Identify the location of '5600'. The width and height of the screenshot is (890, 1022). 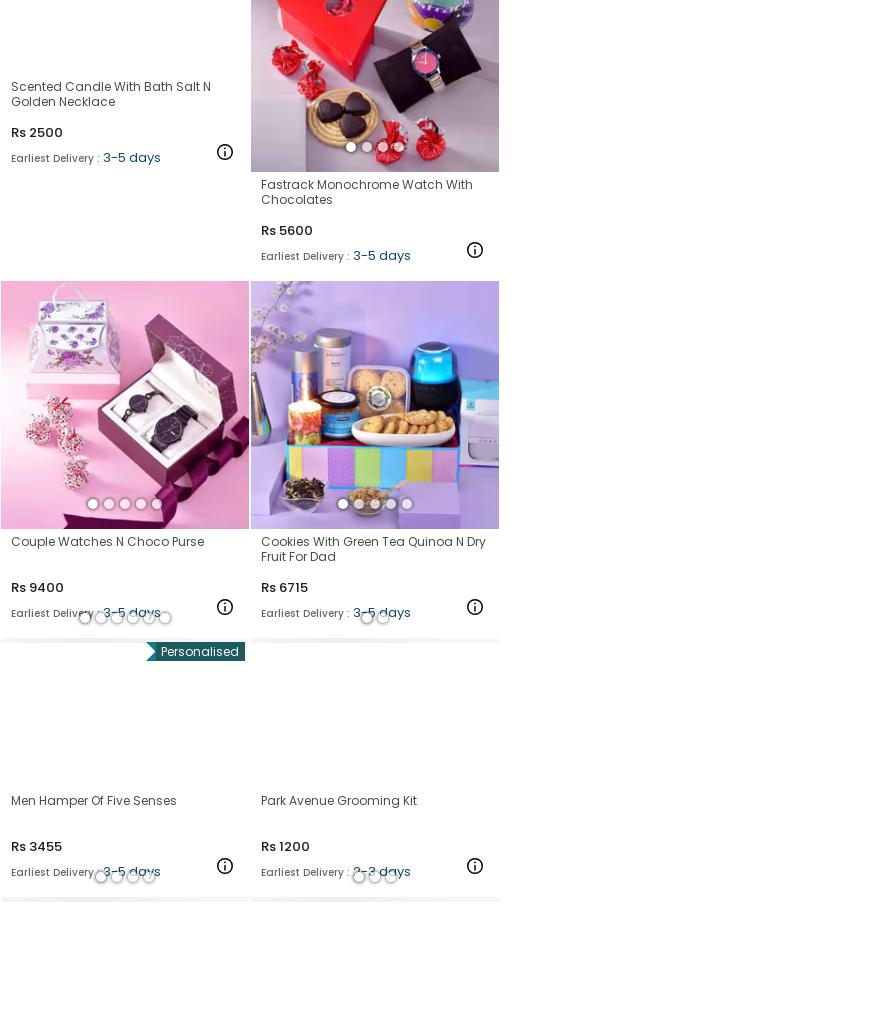
(278, 228).